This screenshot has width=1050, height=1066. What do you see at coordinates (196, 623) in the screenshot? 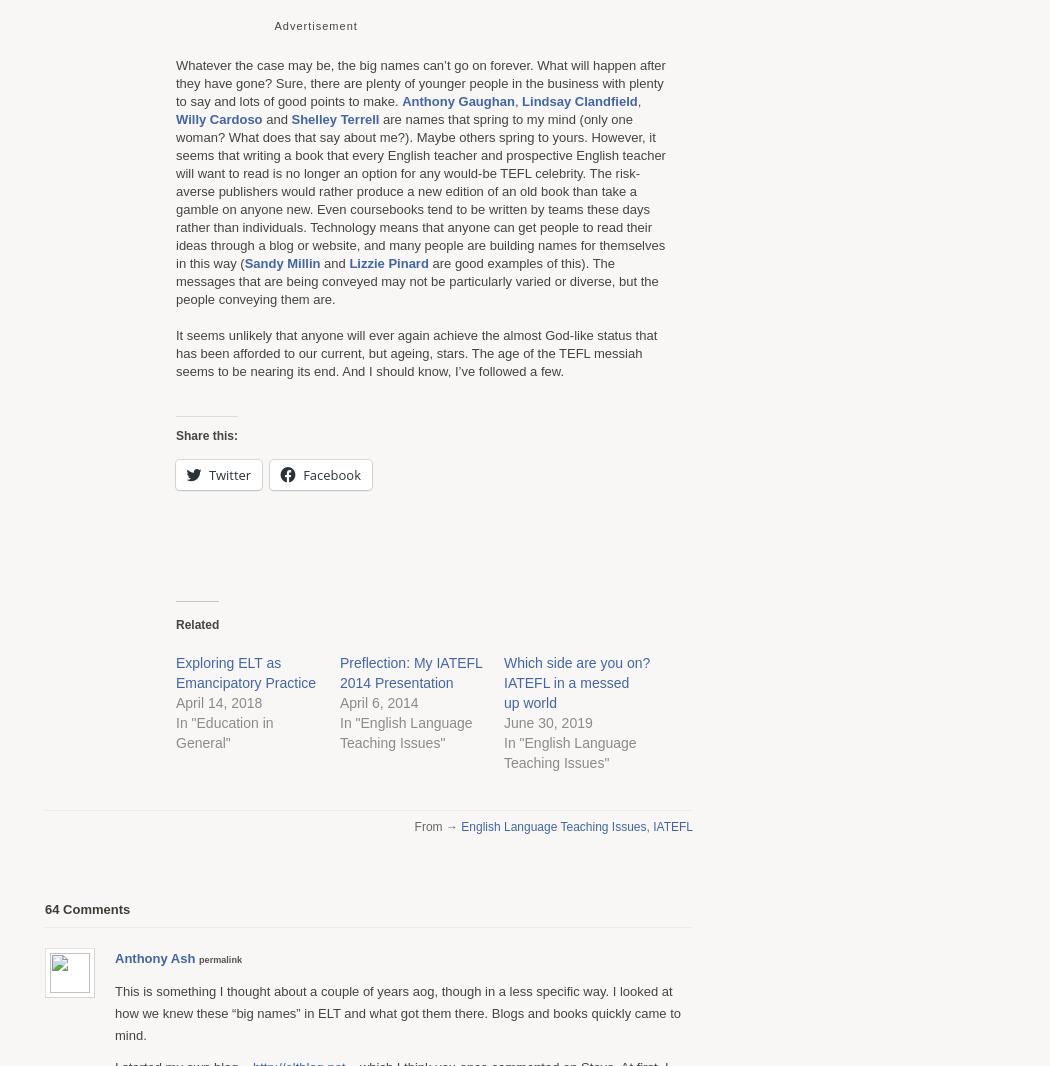
I see `'Related'` at bounding box center [196, 623].